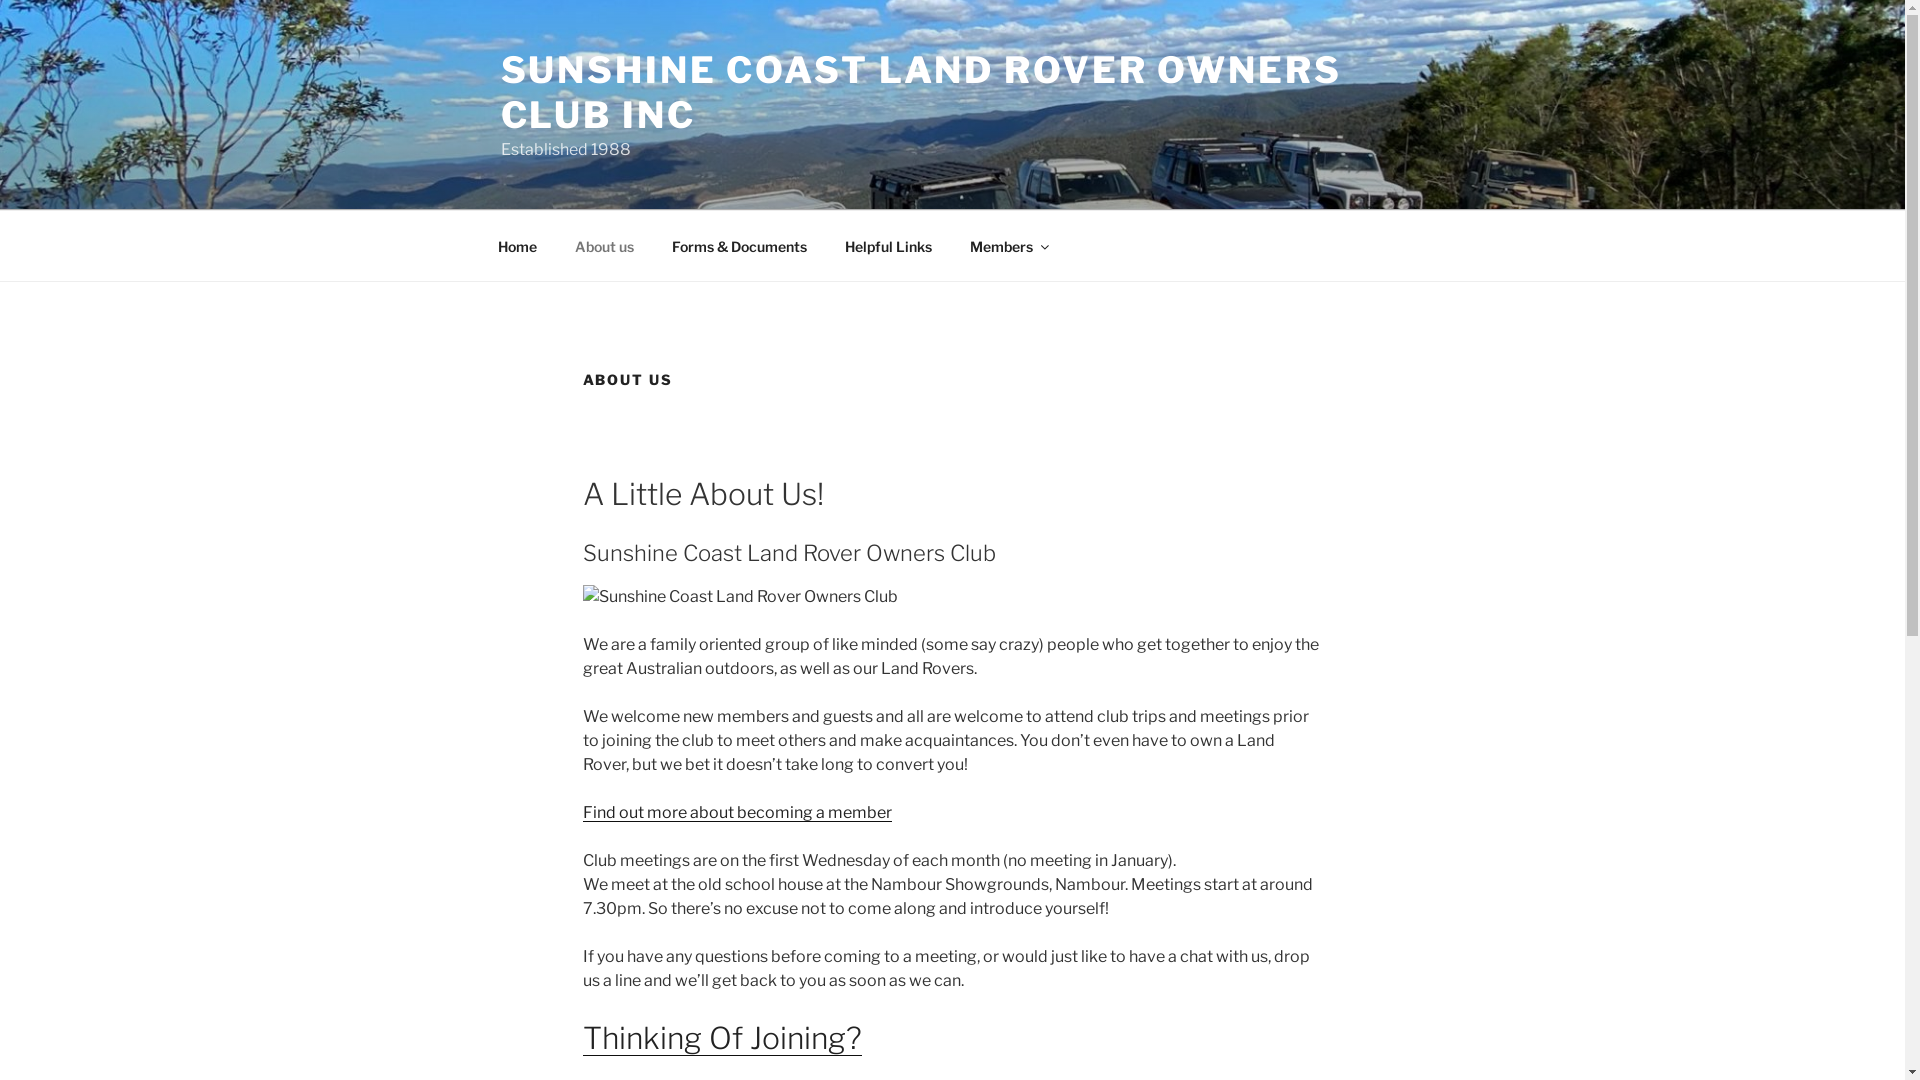 The image size is (1920, 1080). I want to click on 'Thinking Of Joining?', so click(720, 1036).